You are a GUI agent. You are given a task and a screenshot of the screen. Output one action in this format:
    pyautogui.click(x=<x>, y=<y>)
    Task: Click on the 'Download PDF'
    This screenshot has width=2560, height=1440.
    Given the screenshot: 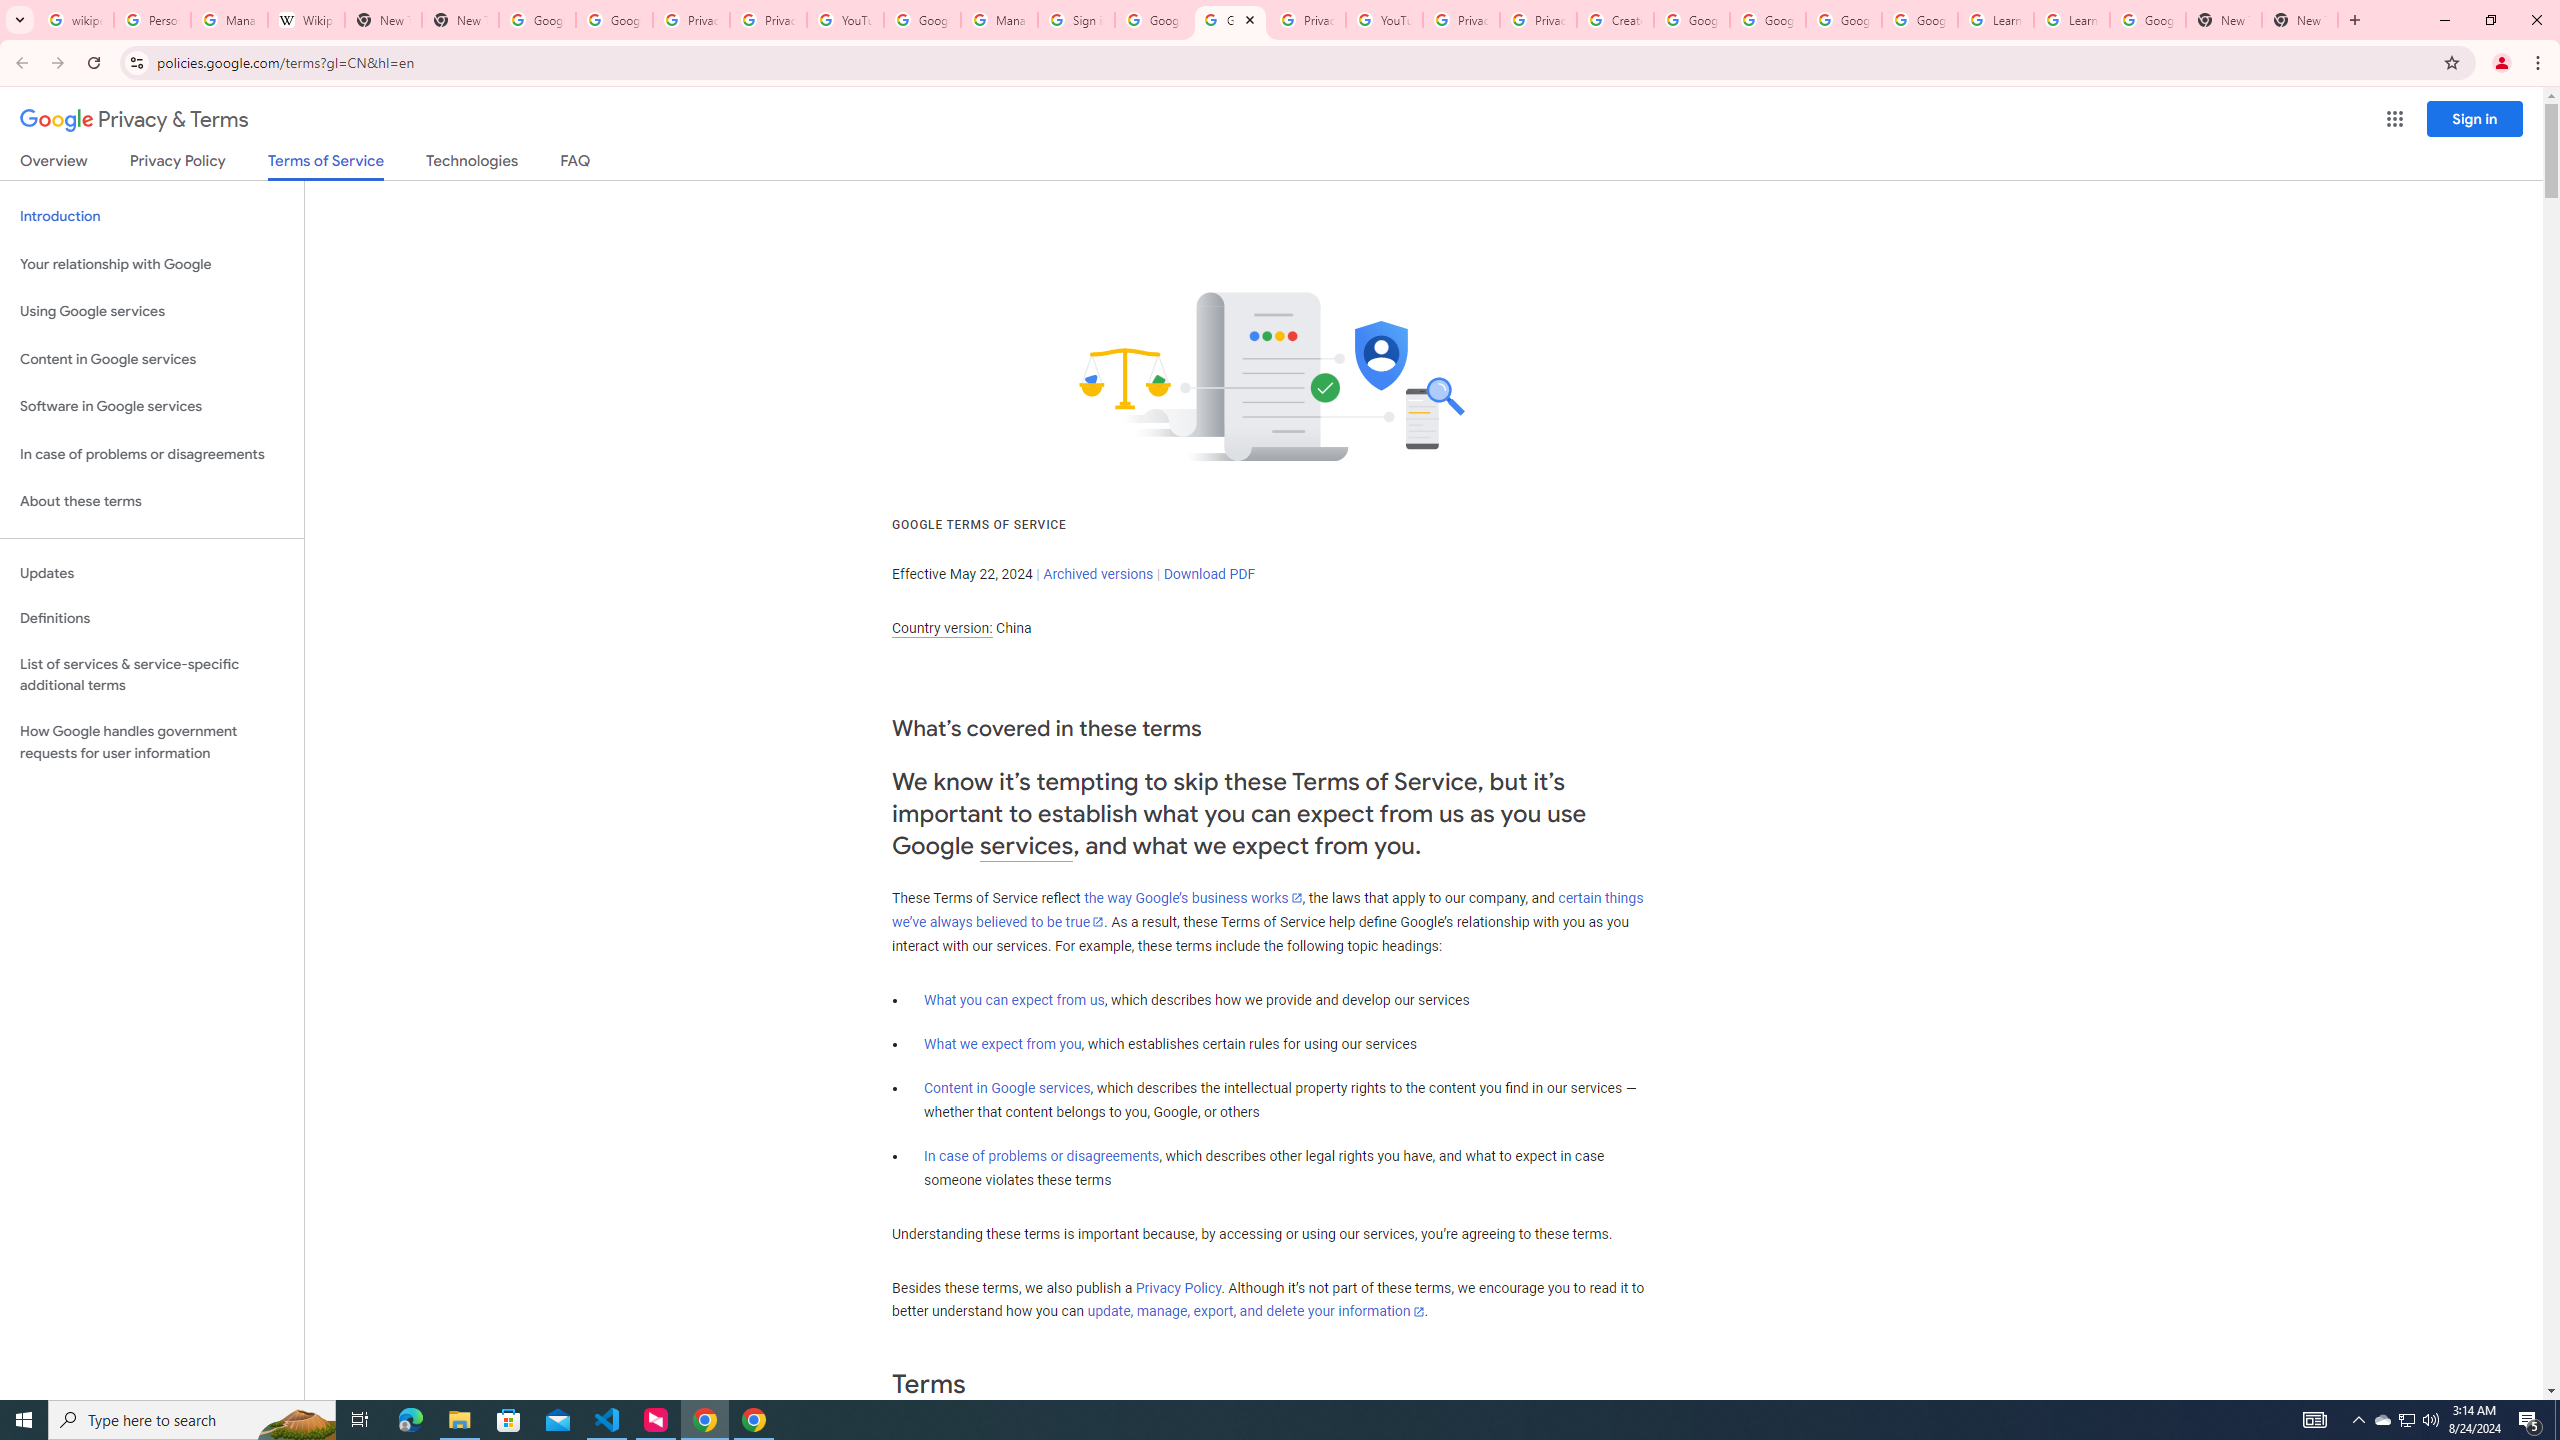 What is the action you would take?
    pyautogui.click(x=1208, y=572)
    